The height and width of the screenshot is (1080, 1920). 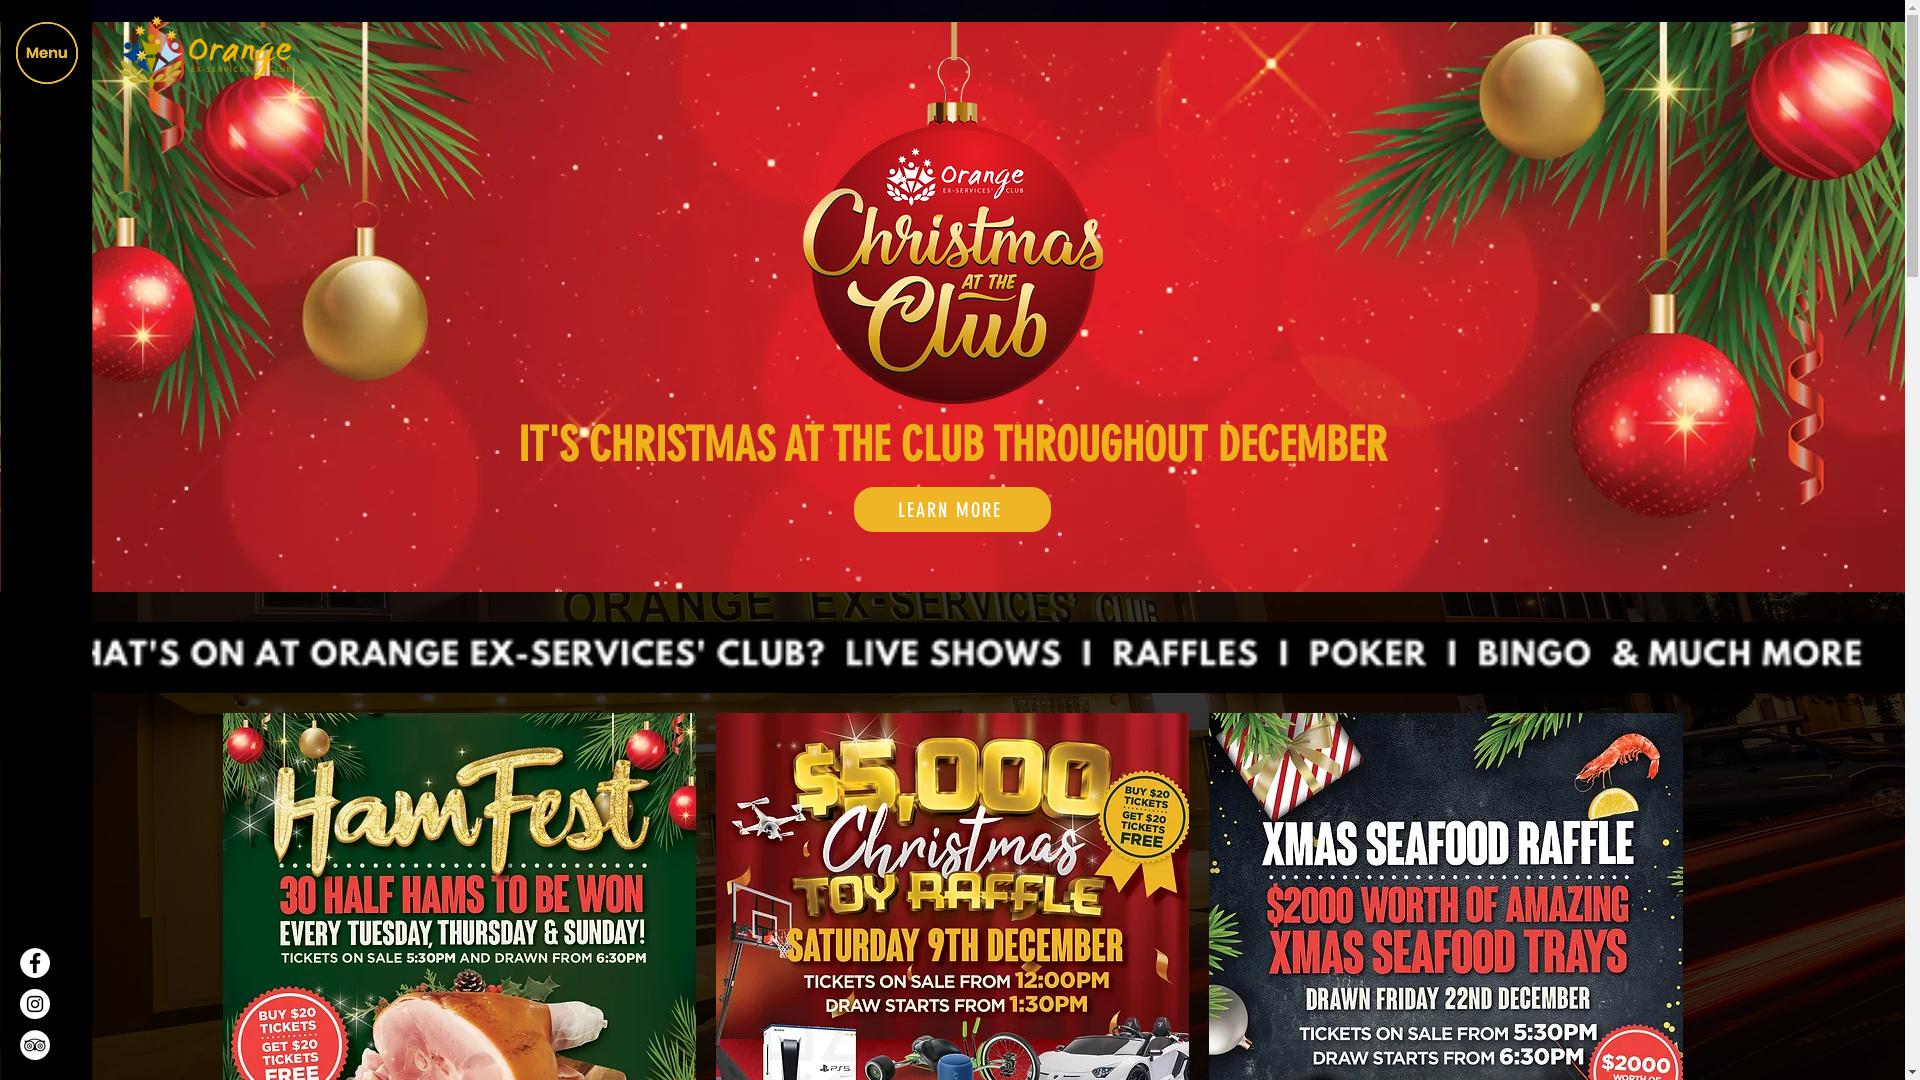 I want to click on 'LEARN MORE', so click(x=951, y=508).